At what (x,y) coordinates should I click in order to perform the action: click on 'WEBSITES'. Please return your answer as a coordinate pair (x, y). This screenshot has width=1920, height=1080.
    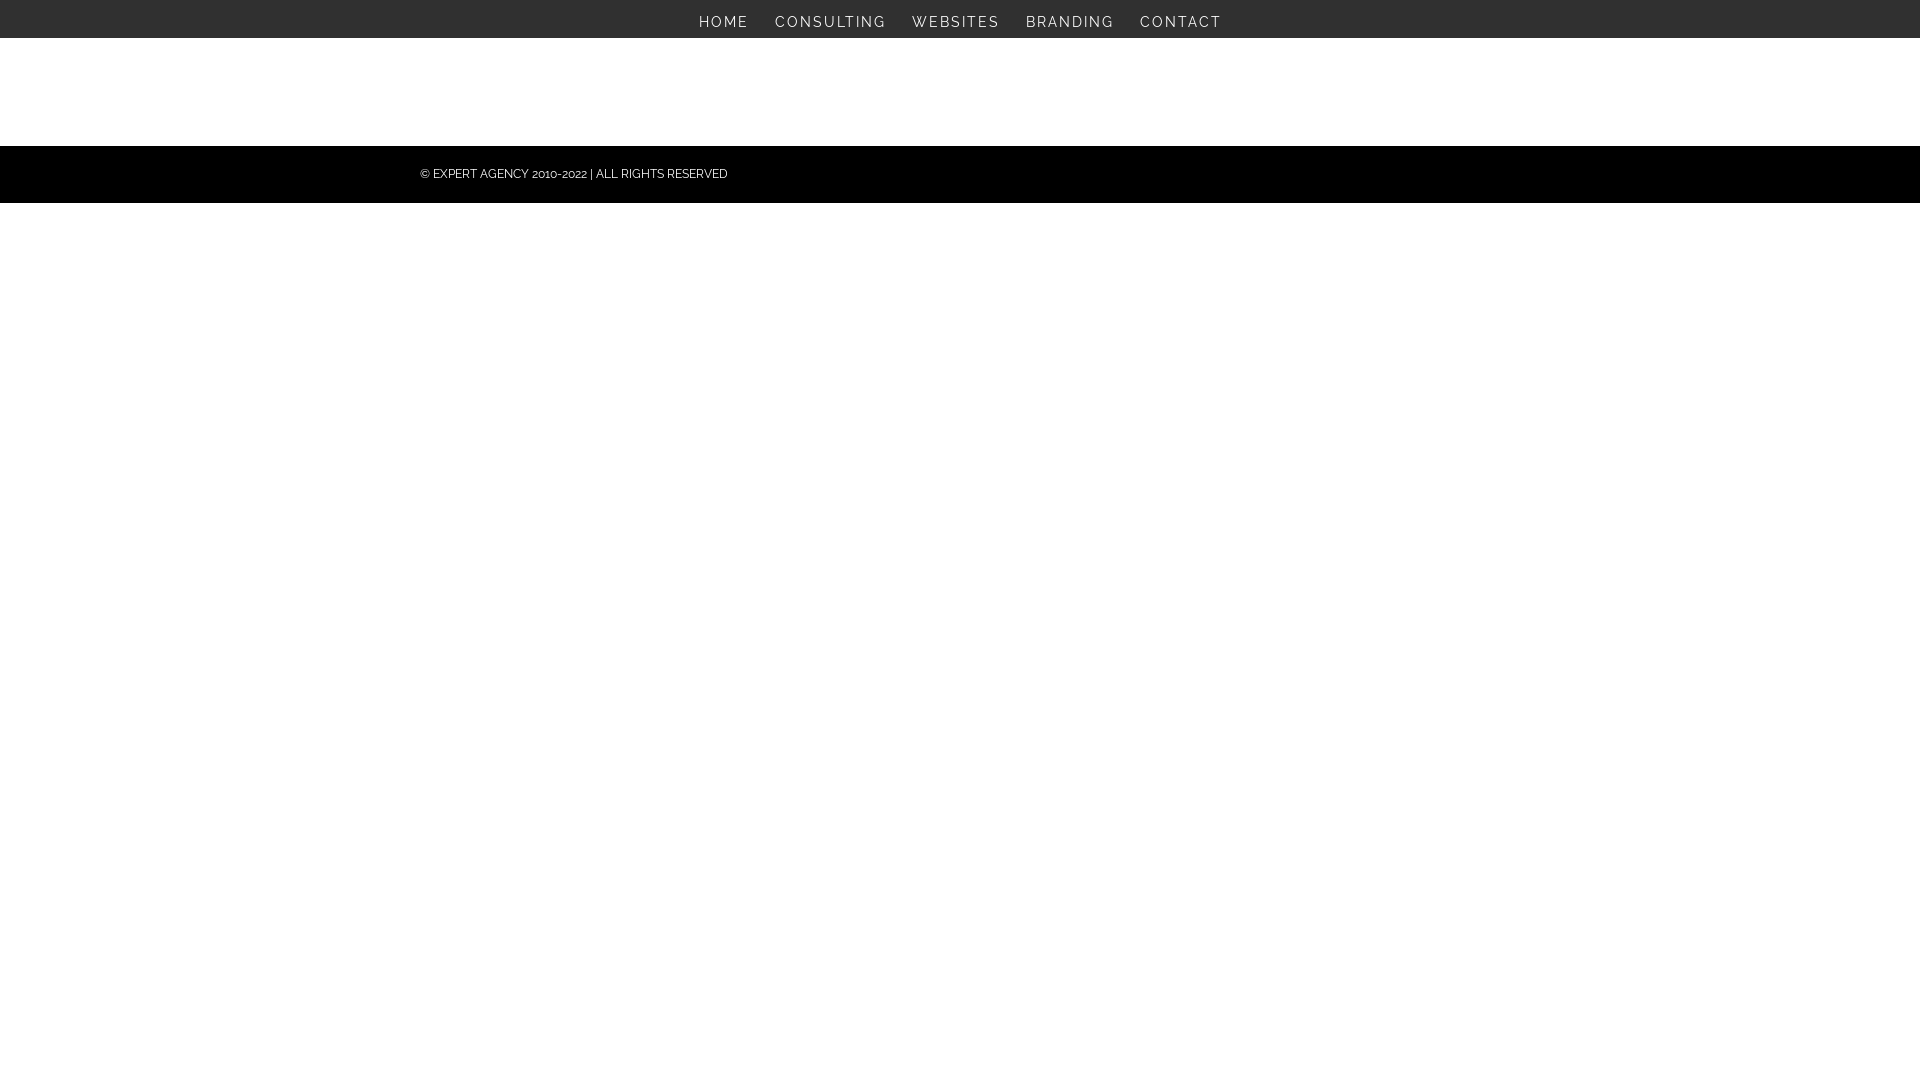
    Looking at the image, I should click on (954, 26).